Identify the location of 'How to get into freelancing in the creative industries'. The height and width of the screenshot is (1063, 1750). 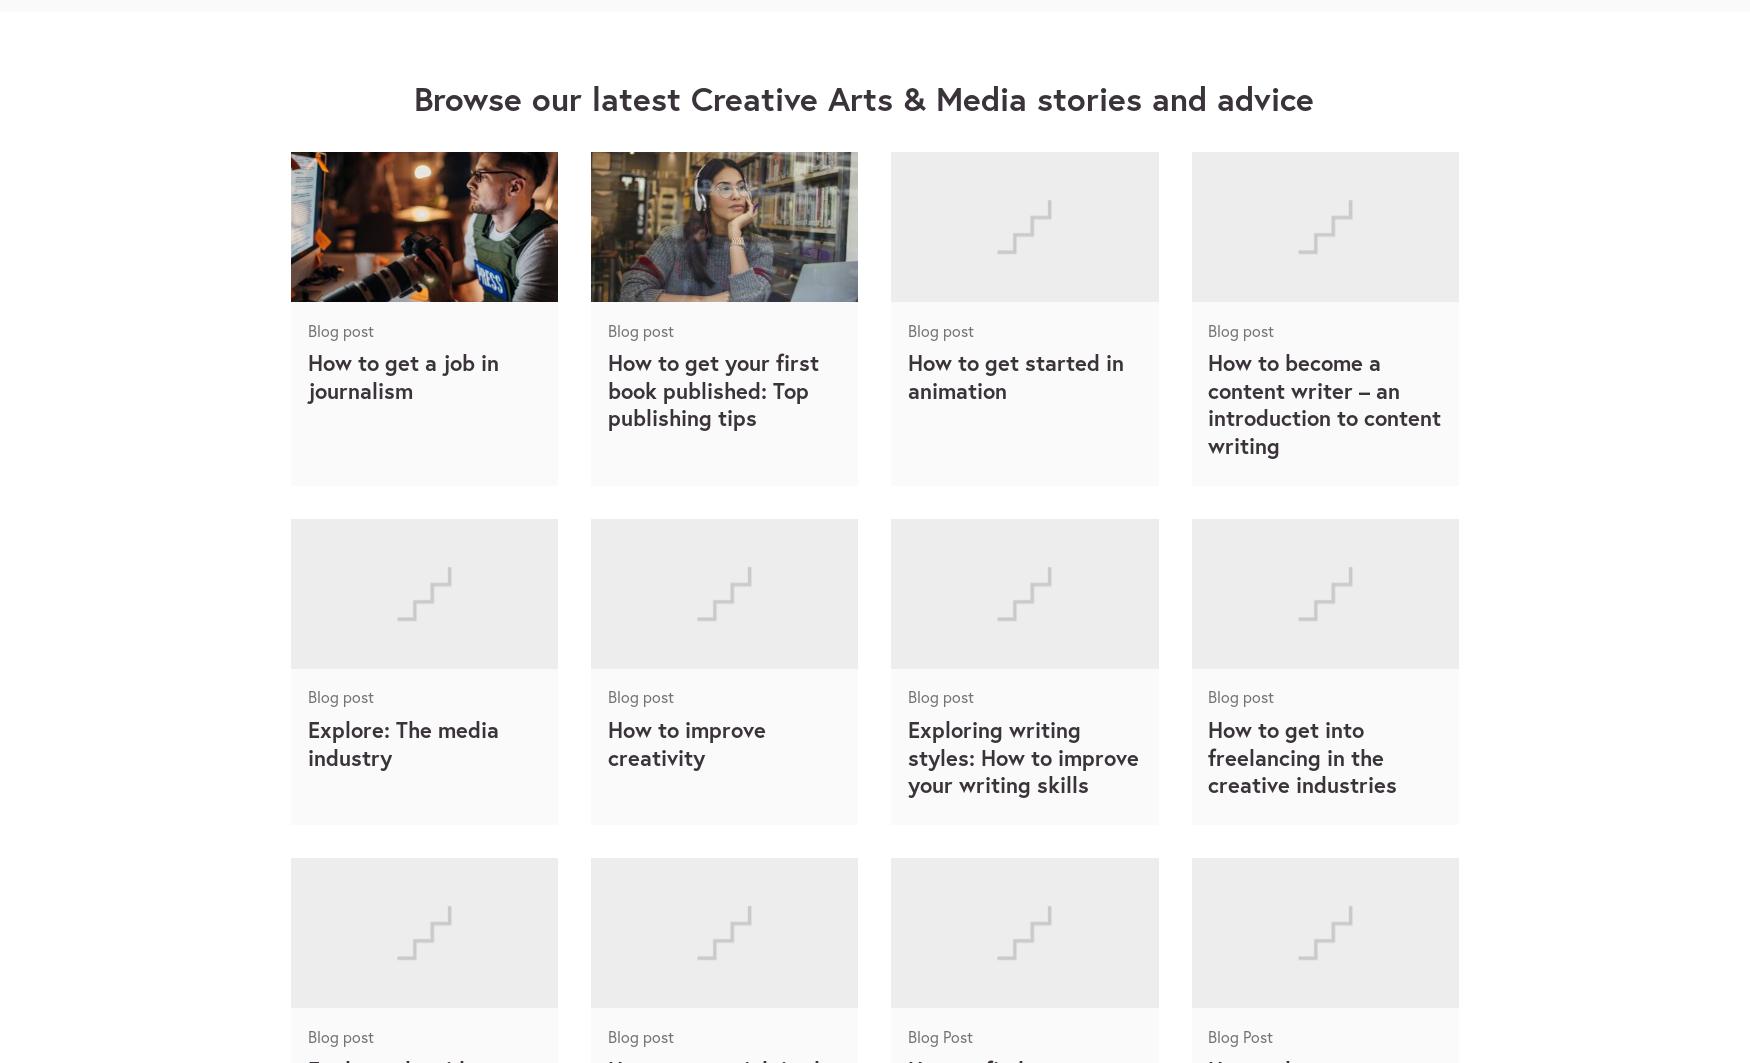
(1301, 755).